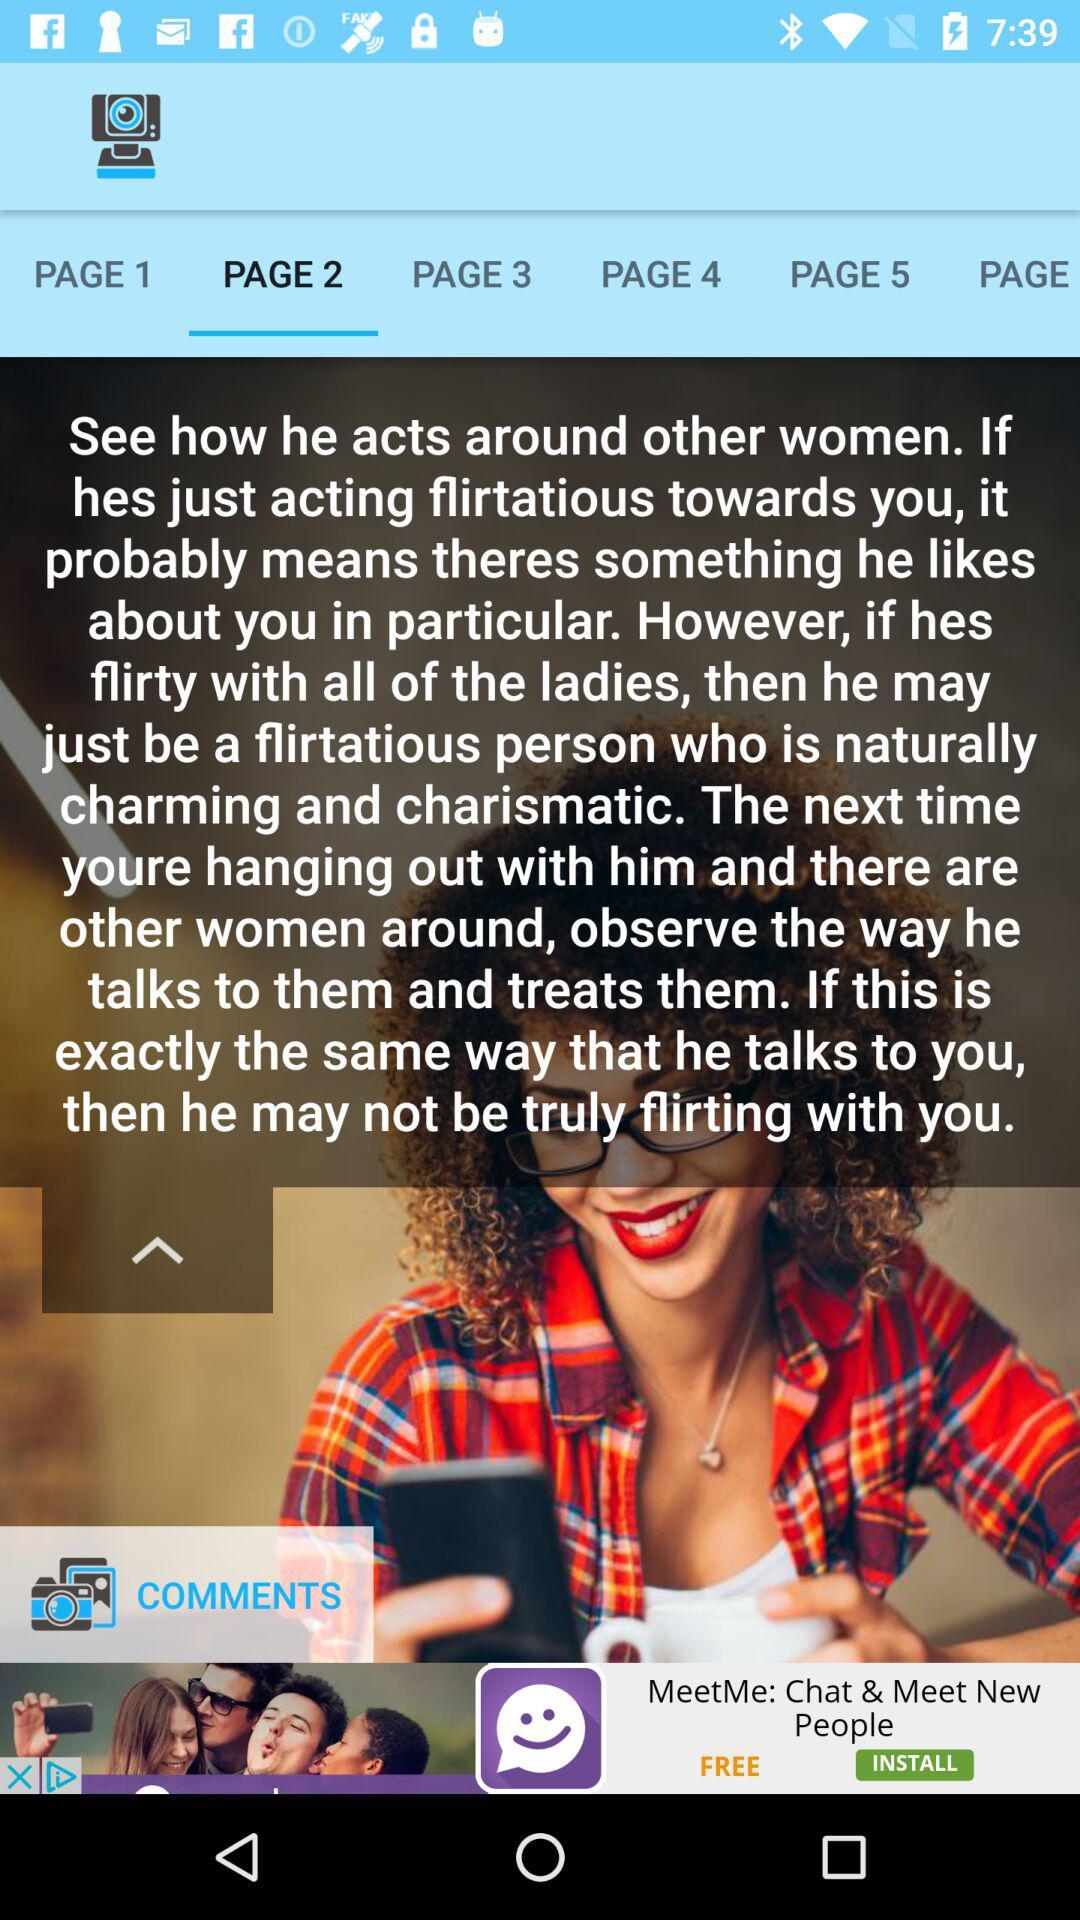  What do you see at coordinates (156, 1249) in the screenshot?
I see `the expand_less icon` at bounding box center [156, 1249].